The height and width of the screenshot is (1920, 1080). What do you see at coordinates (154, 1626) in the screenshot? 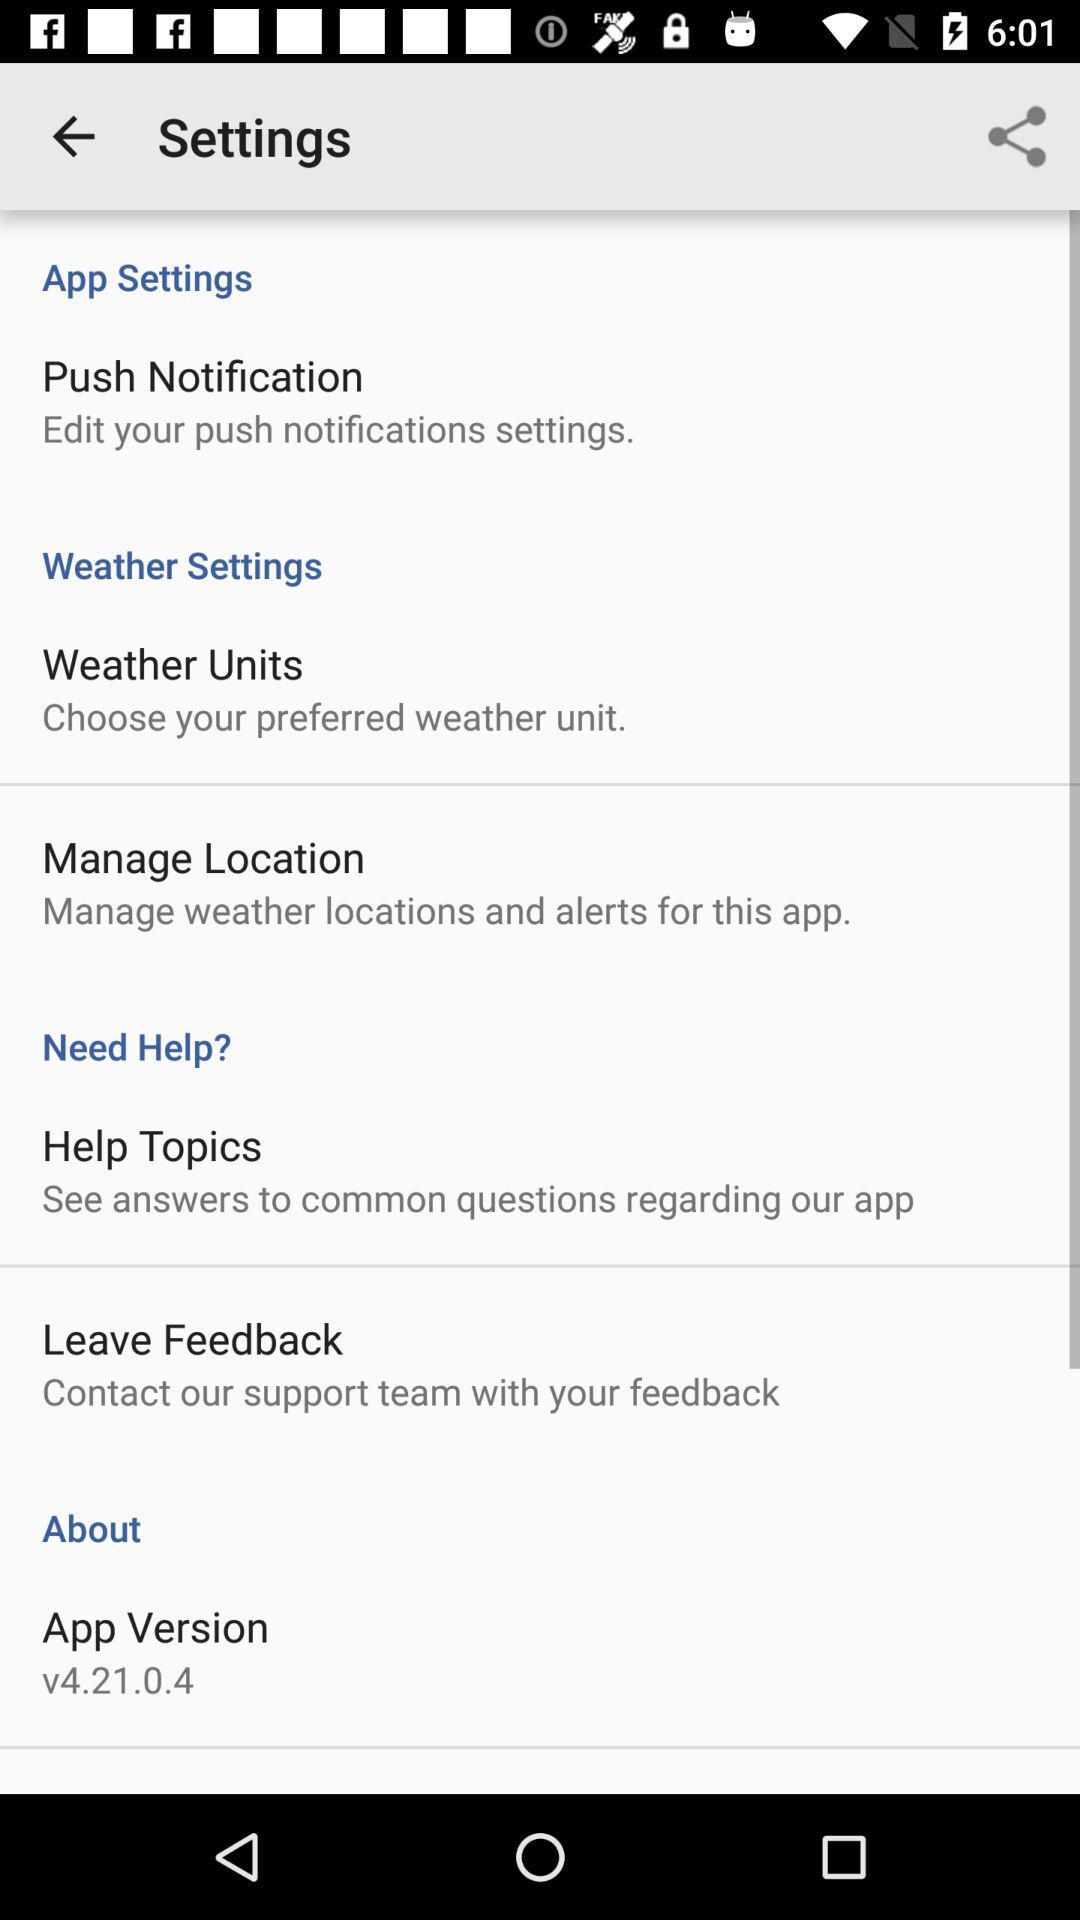
I see `item below the about item` at bounding box center [154, 1626].